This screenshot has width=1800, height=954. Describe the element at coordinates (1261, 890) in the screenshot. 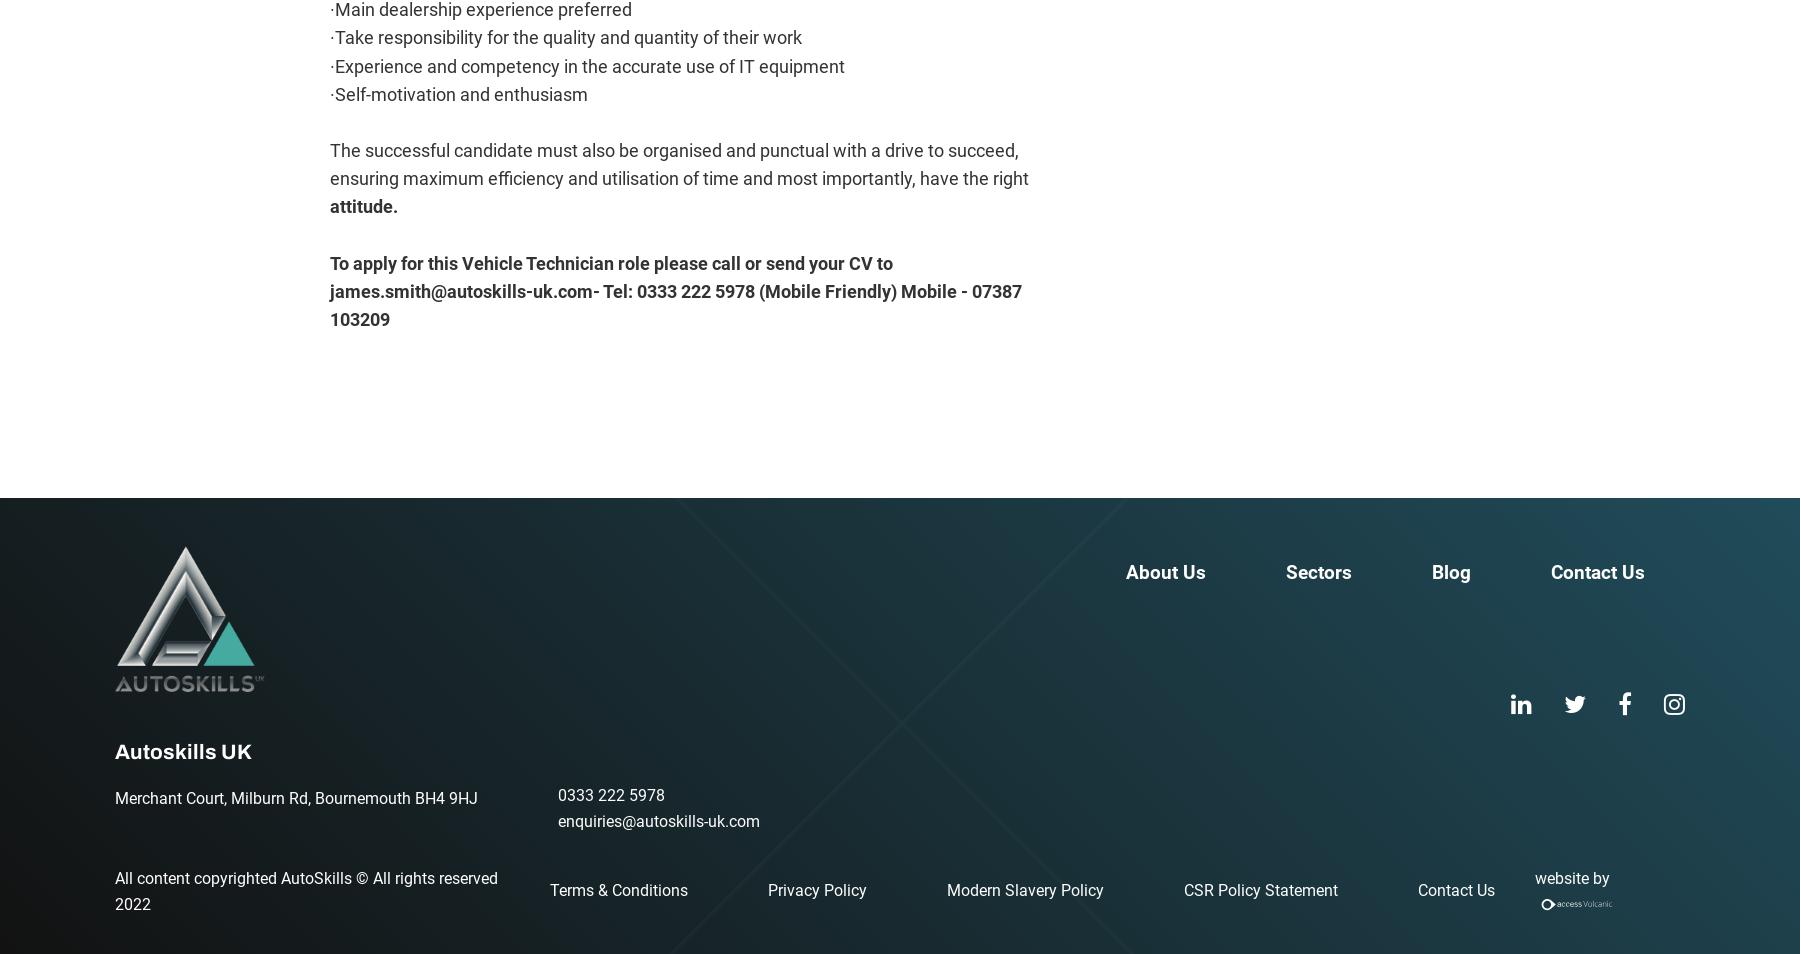

I see `'CSR Policy Statement'` at that location.